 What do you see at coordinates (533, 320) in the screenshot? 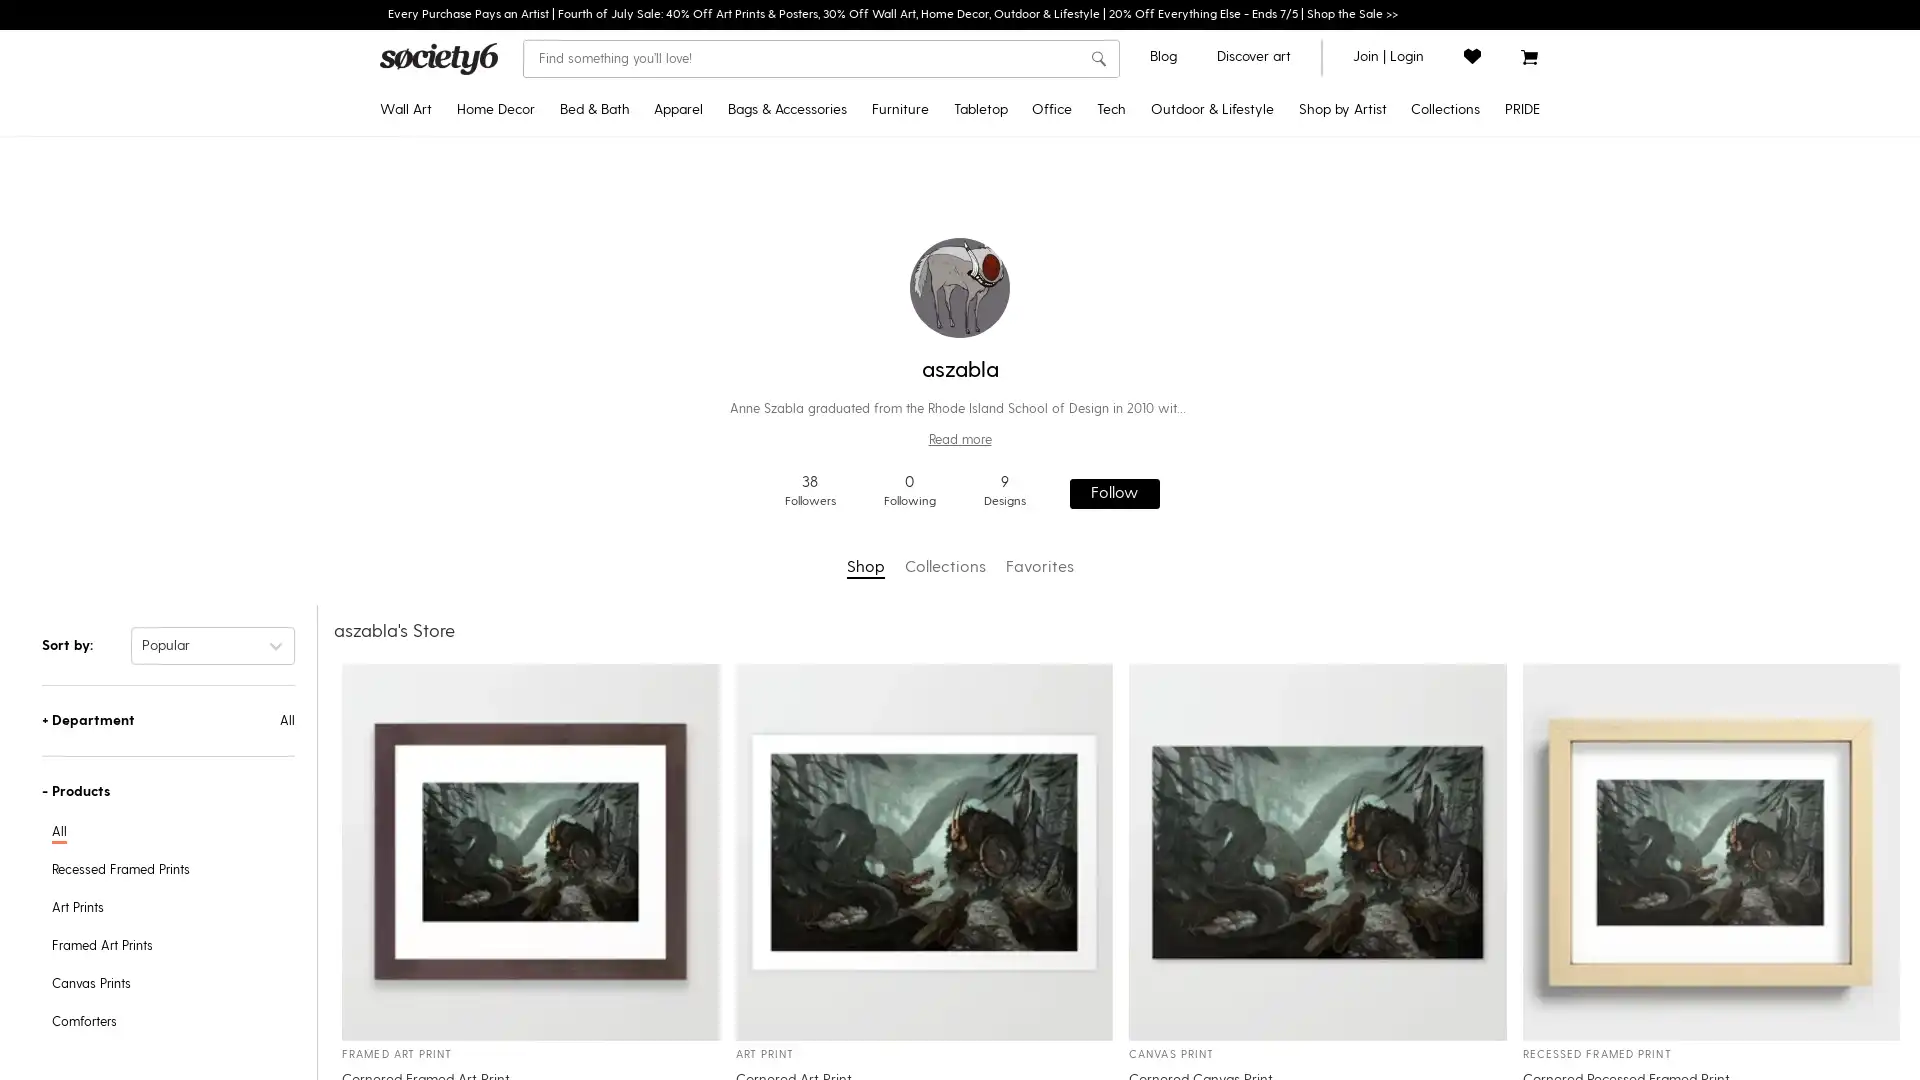
I see `Blackout Curtains` at bounding box center [533, 320].